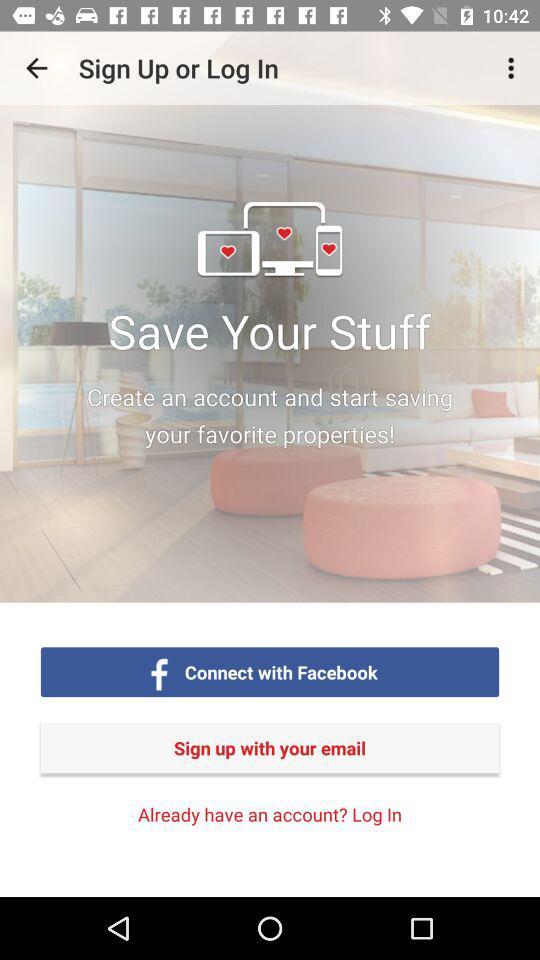  Describe the element at coordinates (280, 672) in the screenshot. I see `connect with facebook item` at that location.